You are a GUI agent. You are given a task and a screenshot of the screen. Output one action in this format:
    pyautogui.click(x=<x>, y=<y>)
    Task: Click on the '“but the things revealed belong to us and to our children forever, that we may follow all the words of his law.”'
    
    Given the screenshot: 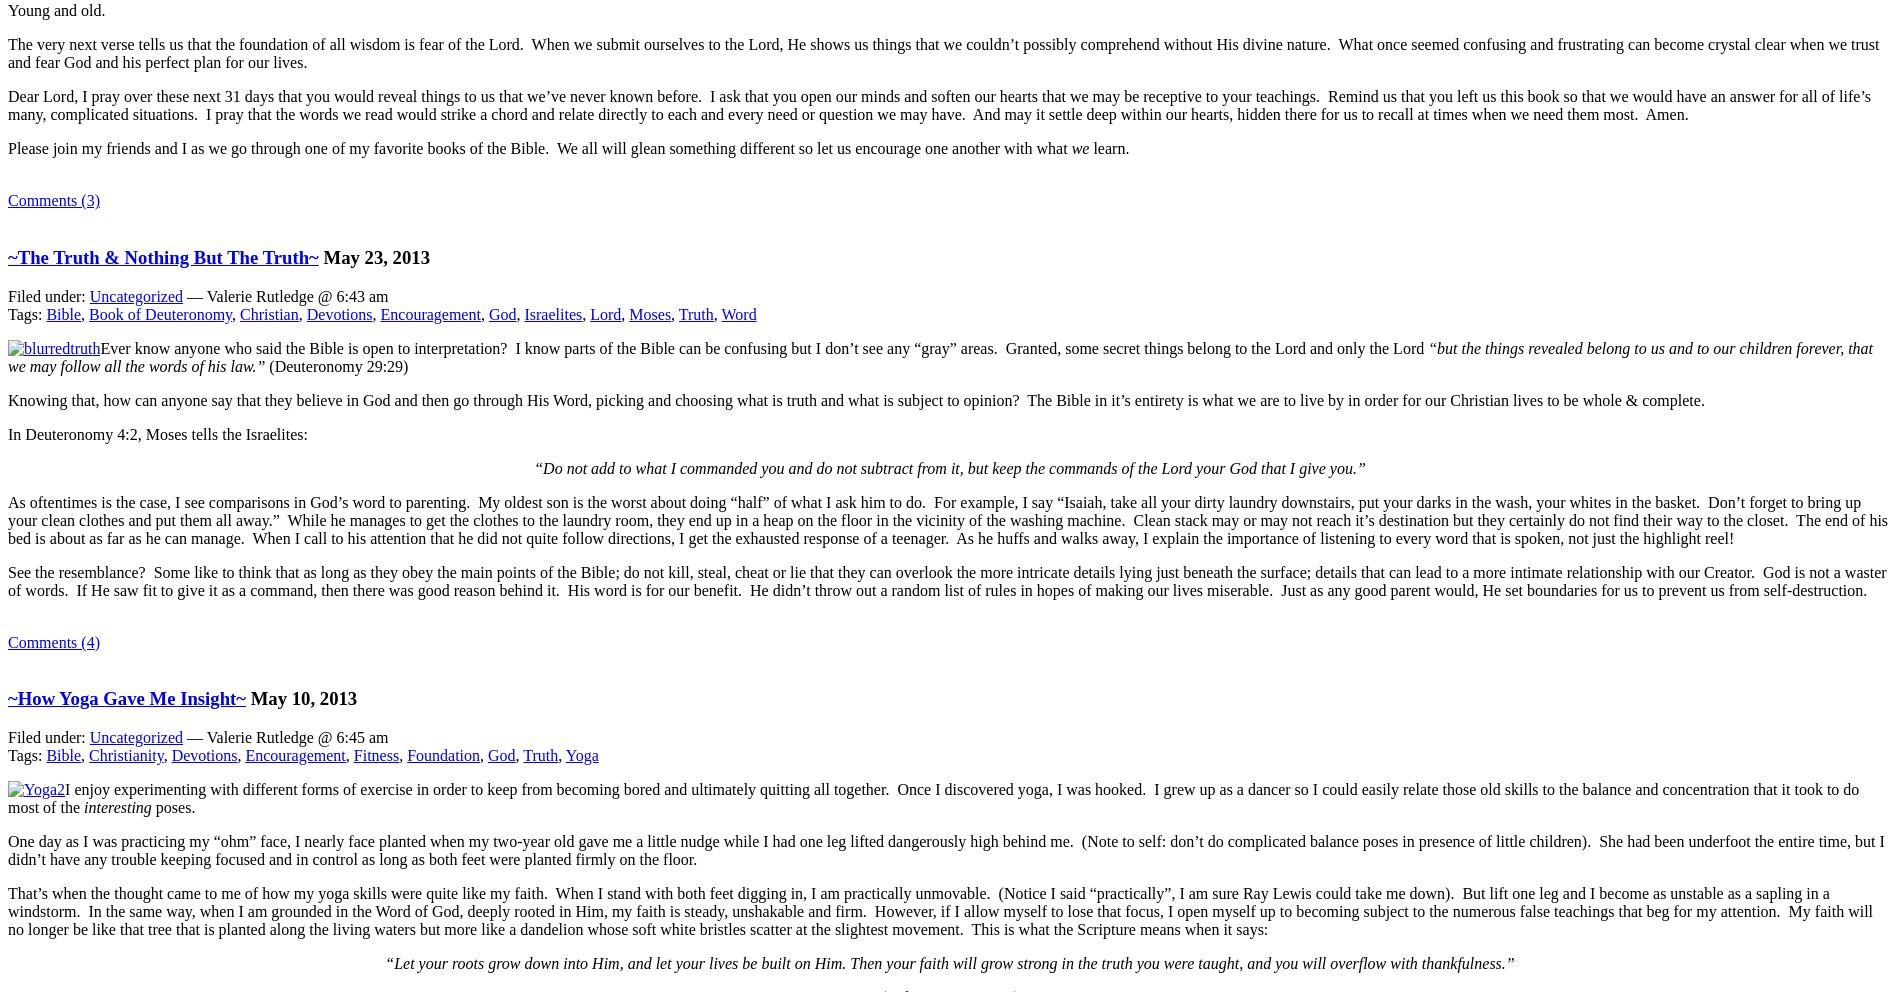 What is the action you would take?
    pyautogui.click(x=939, y=355)
    